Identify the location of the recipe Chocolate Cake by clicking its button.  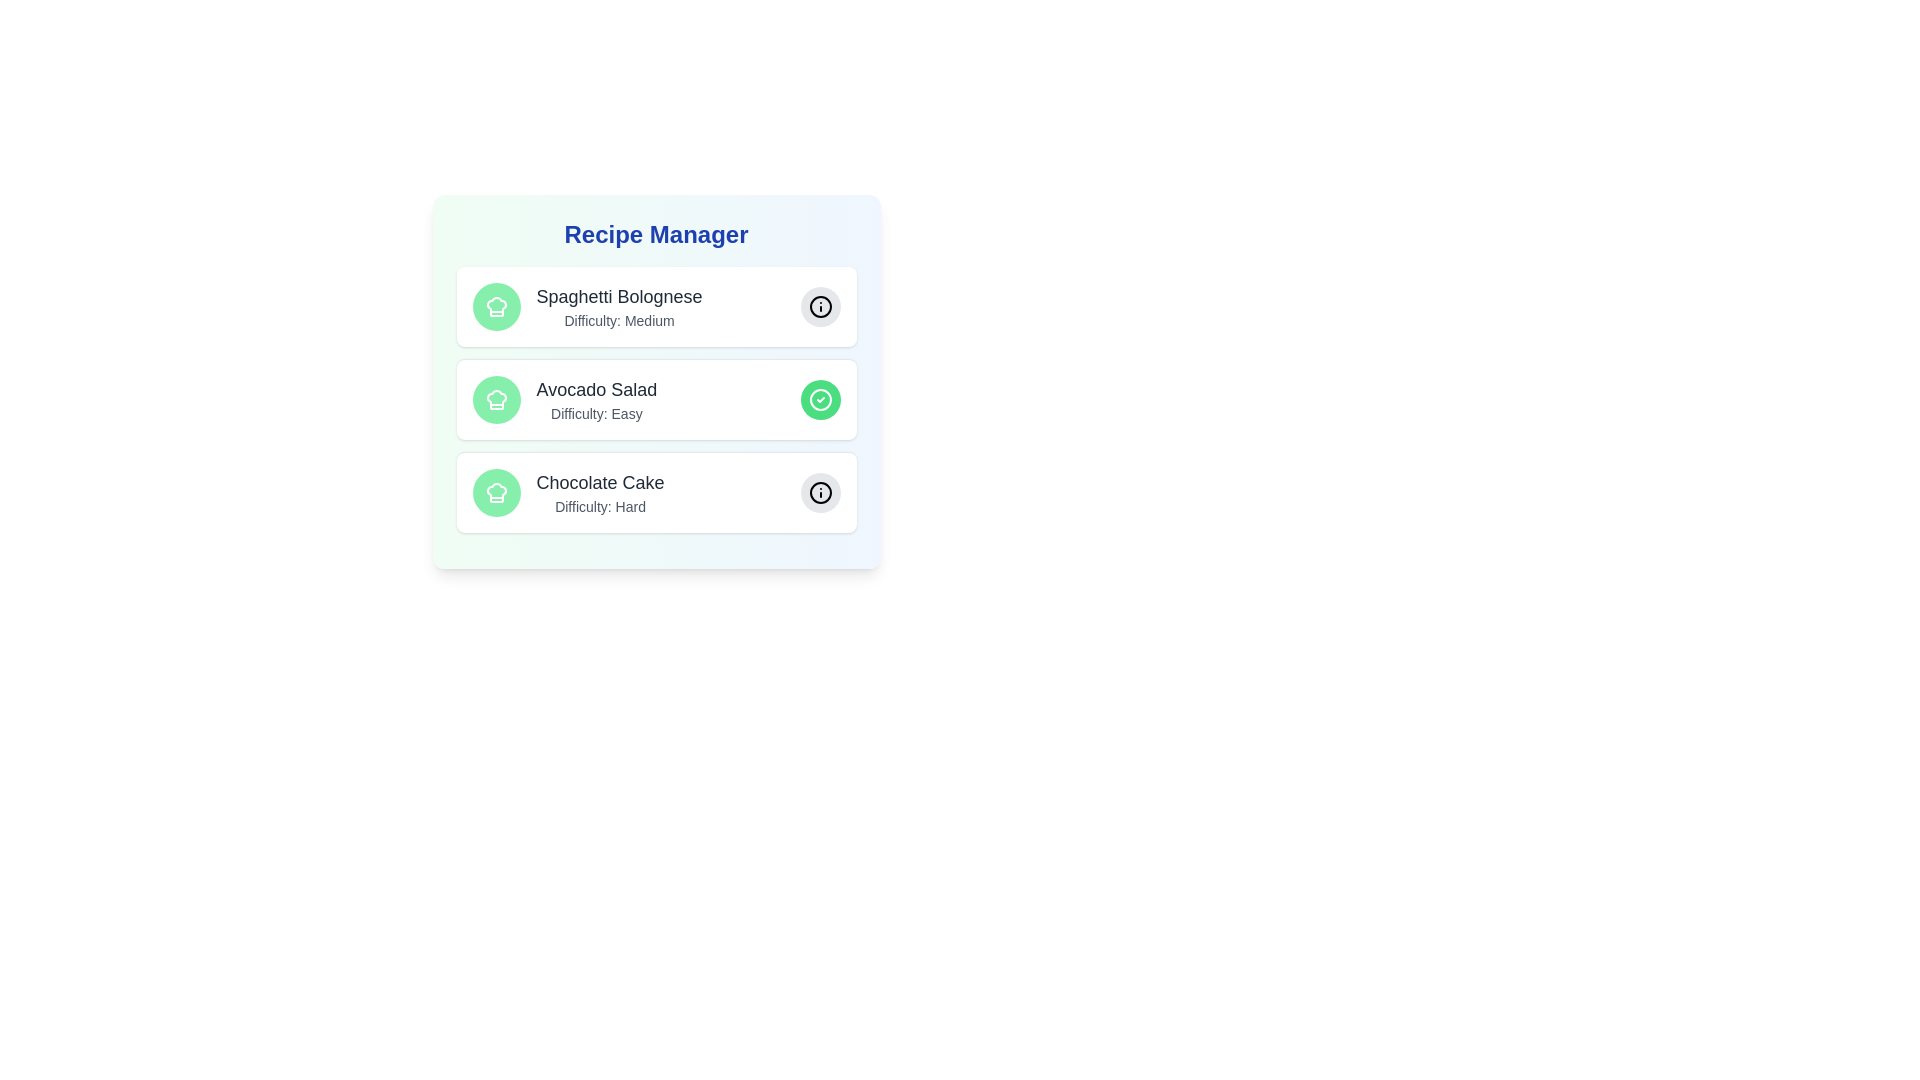
(820, 493).